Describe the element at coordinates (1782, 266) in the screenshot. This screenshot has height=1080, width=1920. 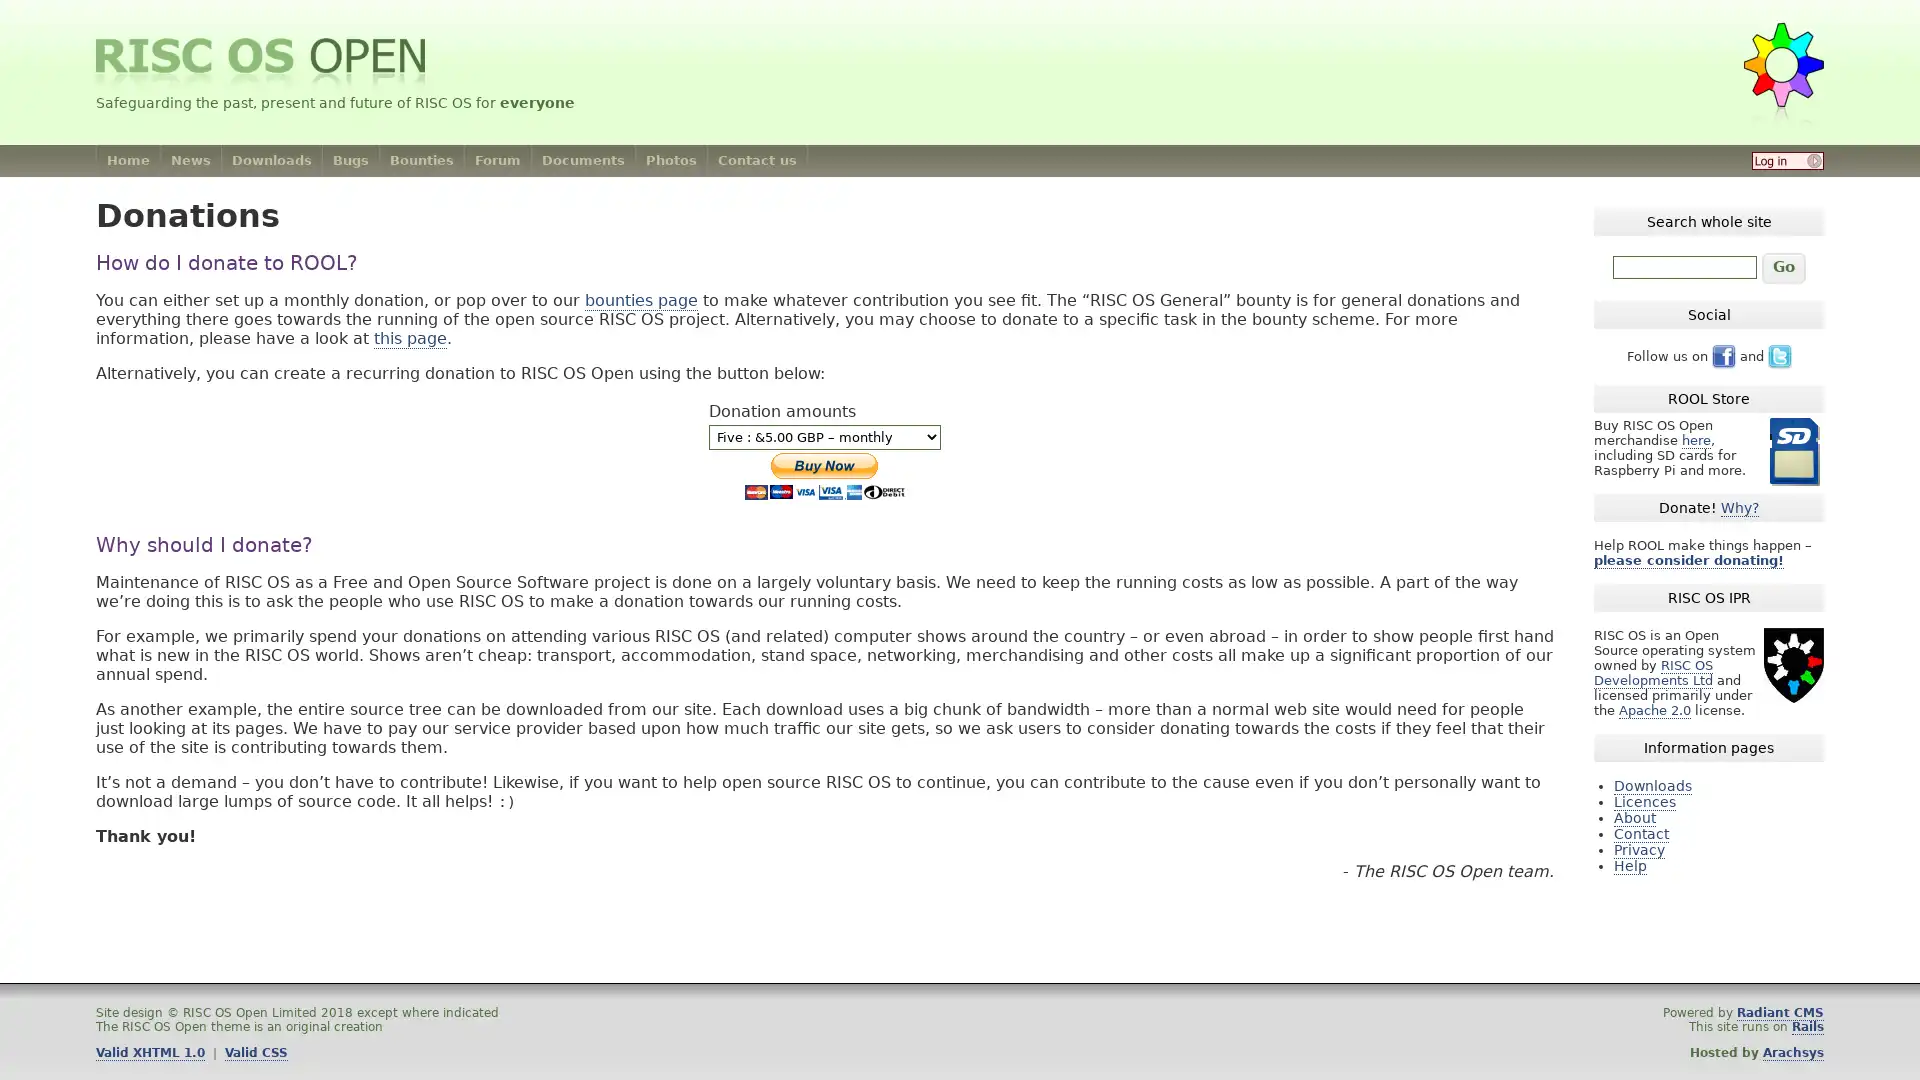
I see `Go` at that location.